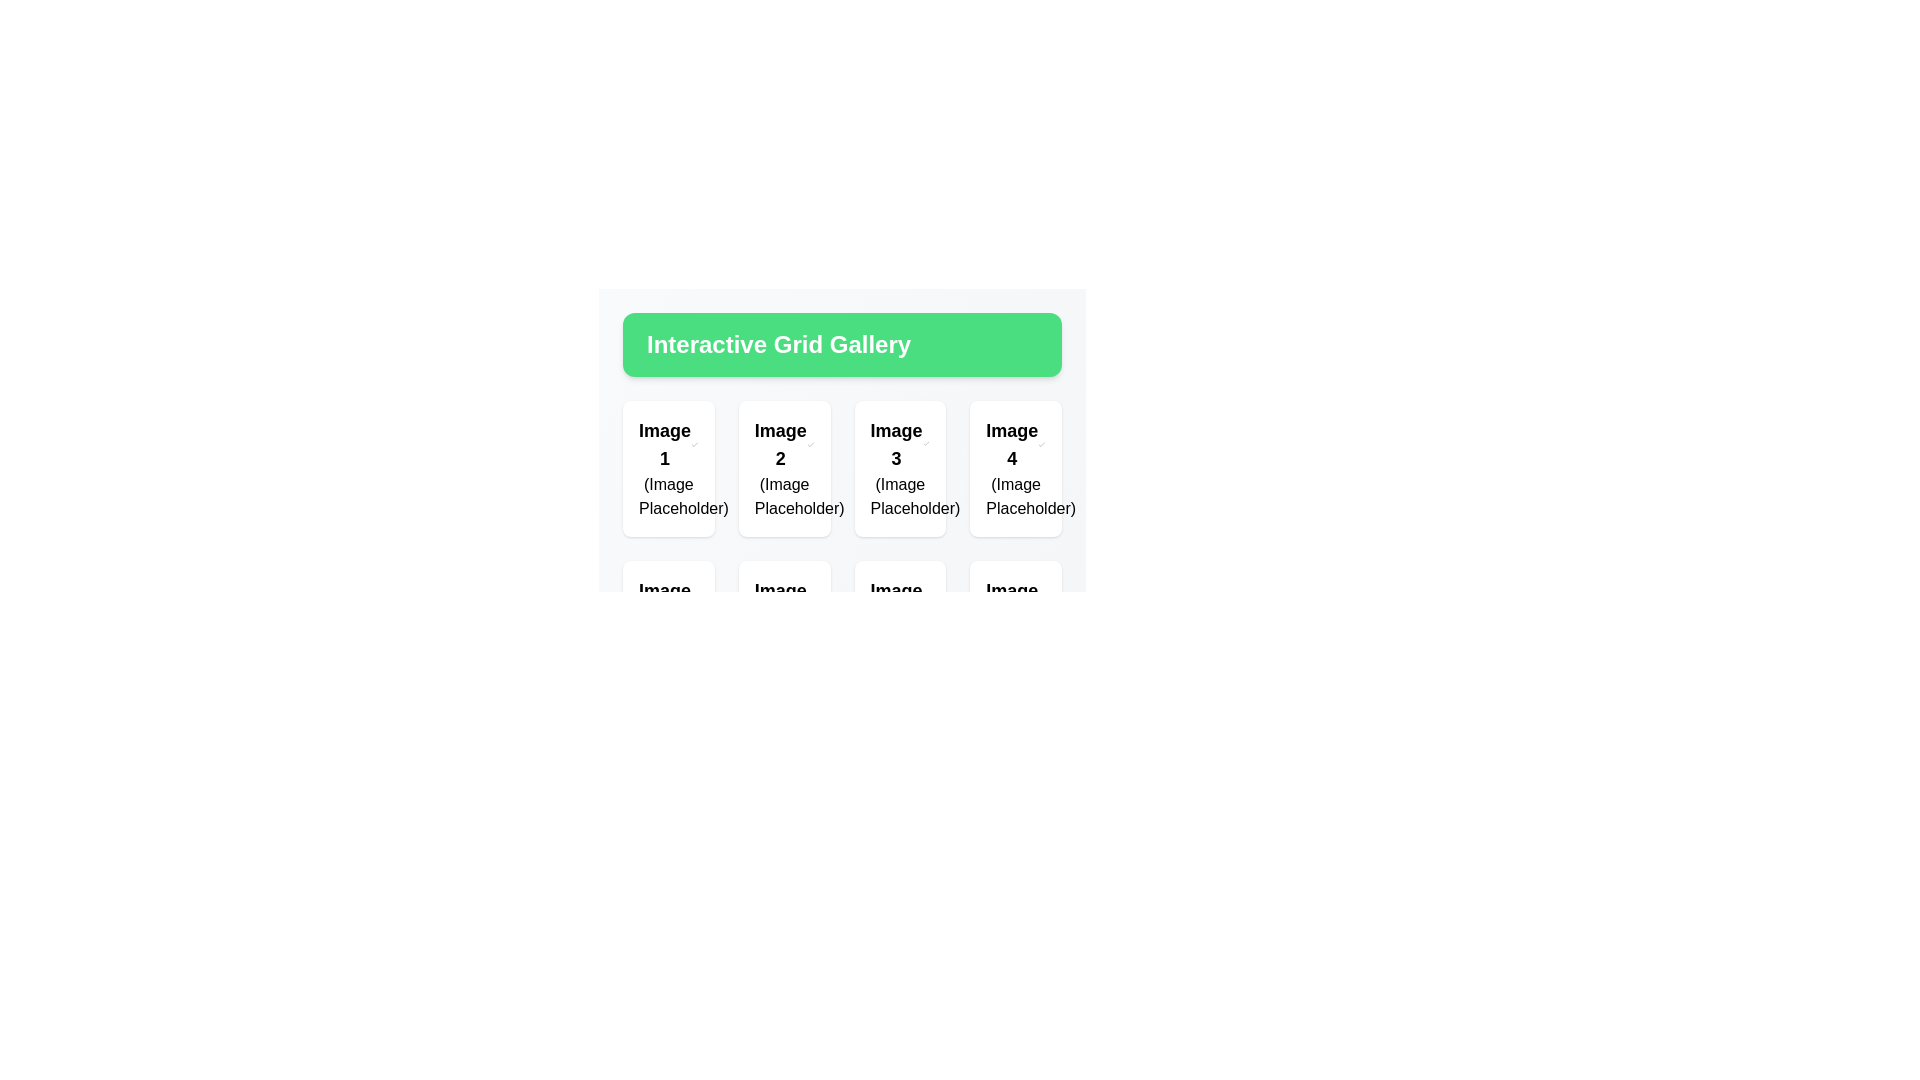 This screenshot has height=1080, width=1920. What do you see at coordinates (778, 343) in the screenshot?
I see `title text element located horizontally centered near the top of the green rectangular section above the gallery grid` at bounding box center [778, 343].